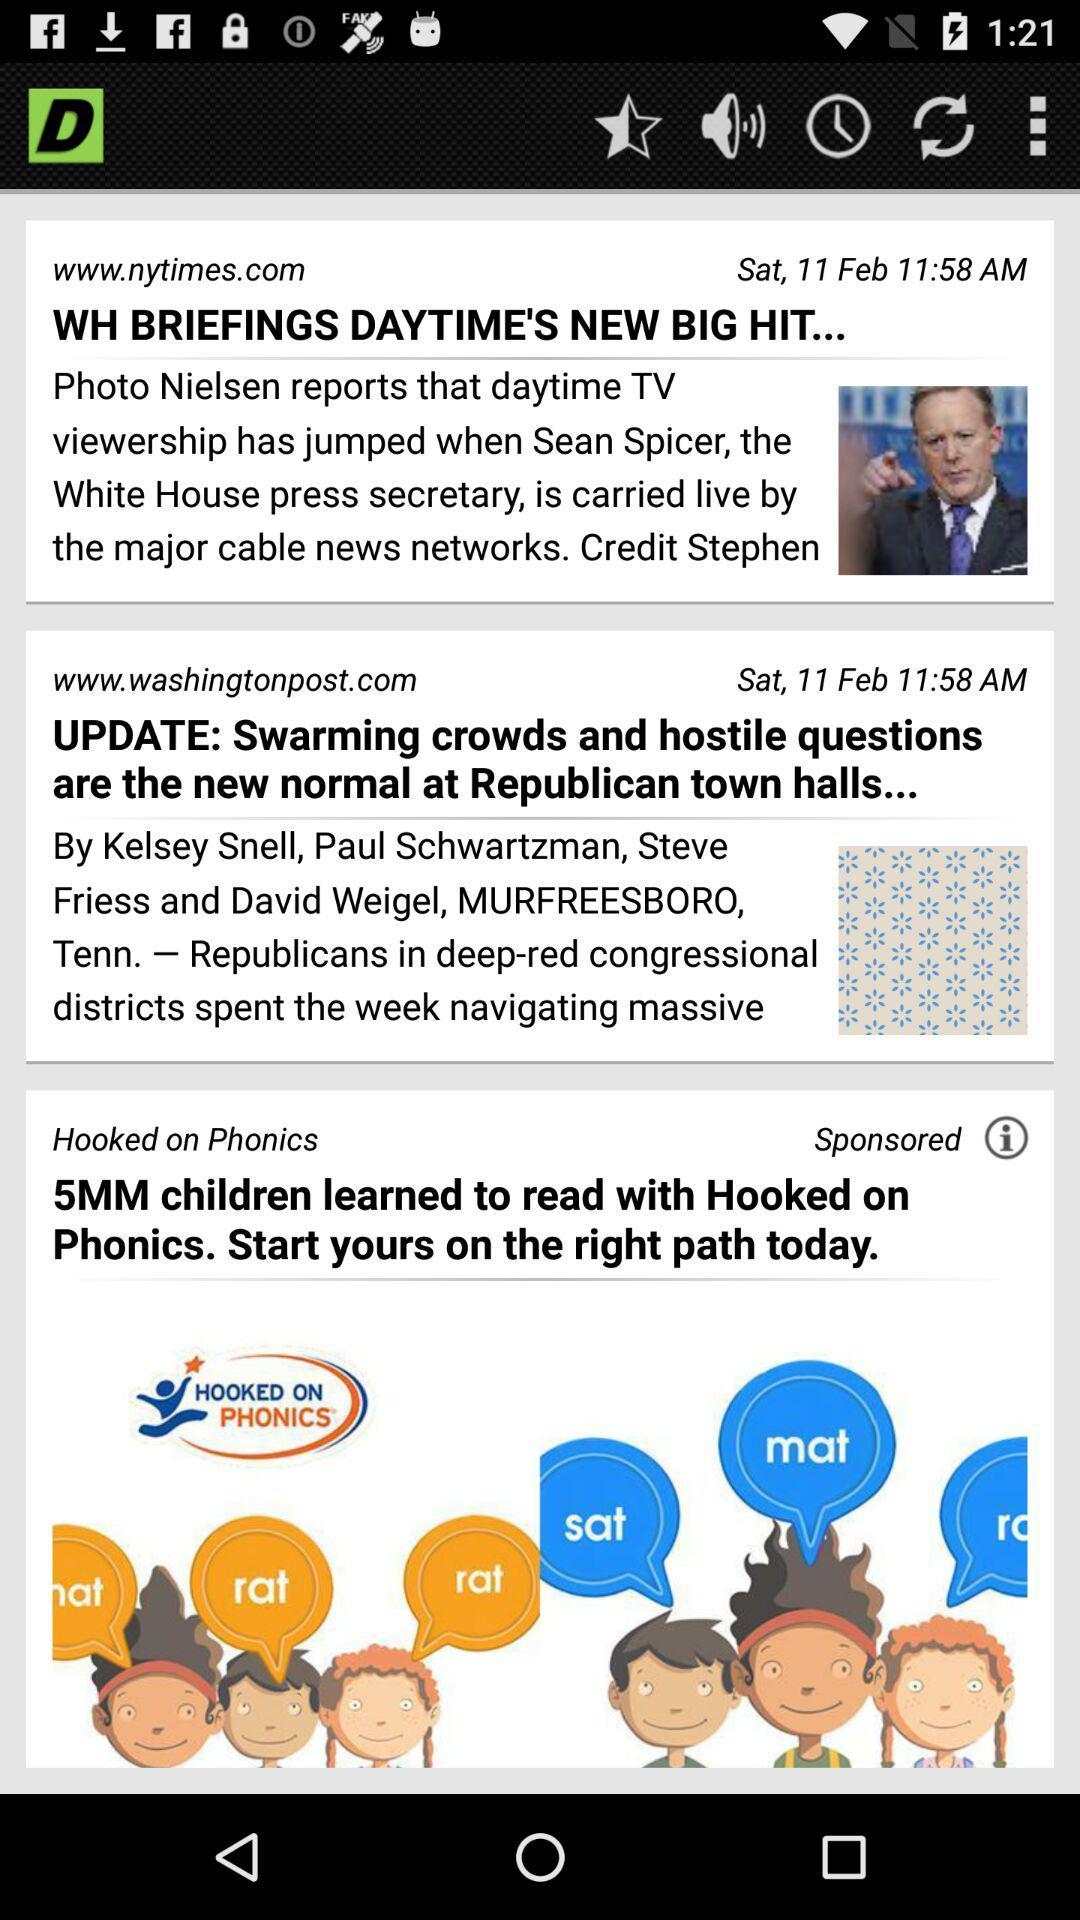 This screenshot has height=1920, width=1080. What do you see at coordinates (540, 1549) in the screenshot?
I see `opens sponsors advertisement` at bounding box center [540, 1549].